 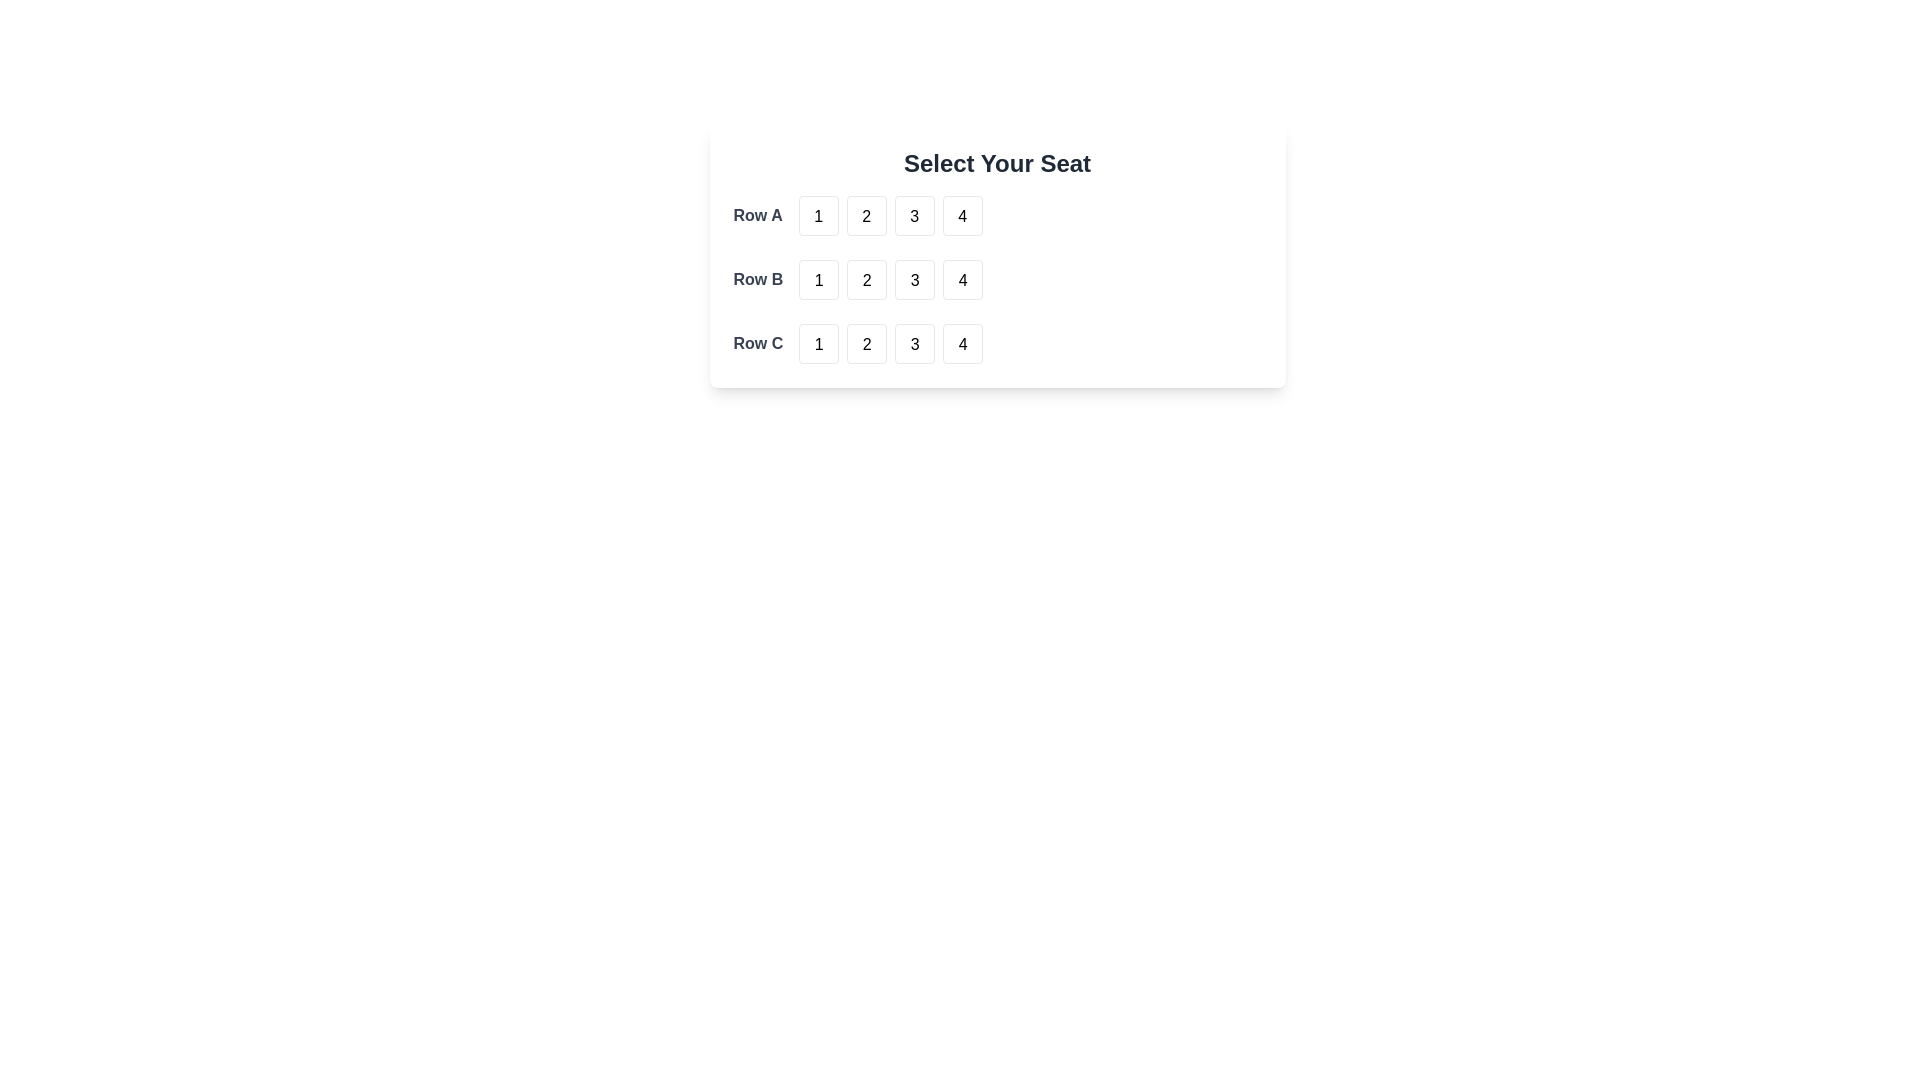 What do you see at coordinates (819, 342) in the screenshot?
I see `the first button in Row C under the 'Select Your Seat' header, which is a square button with rounded corners, a white background, and the number '1' centered in bold black text` at bounding box center [819, 342].